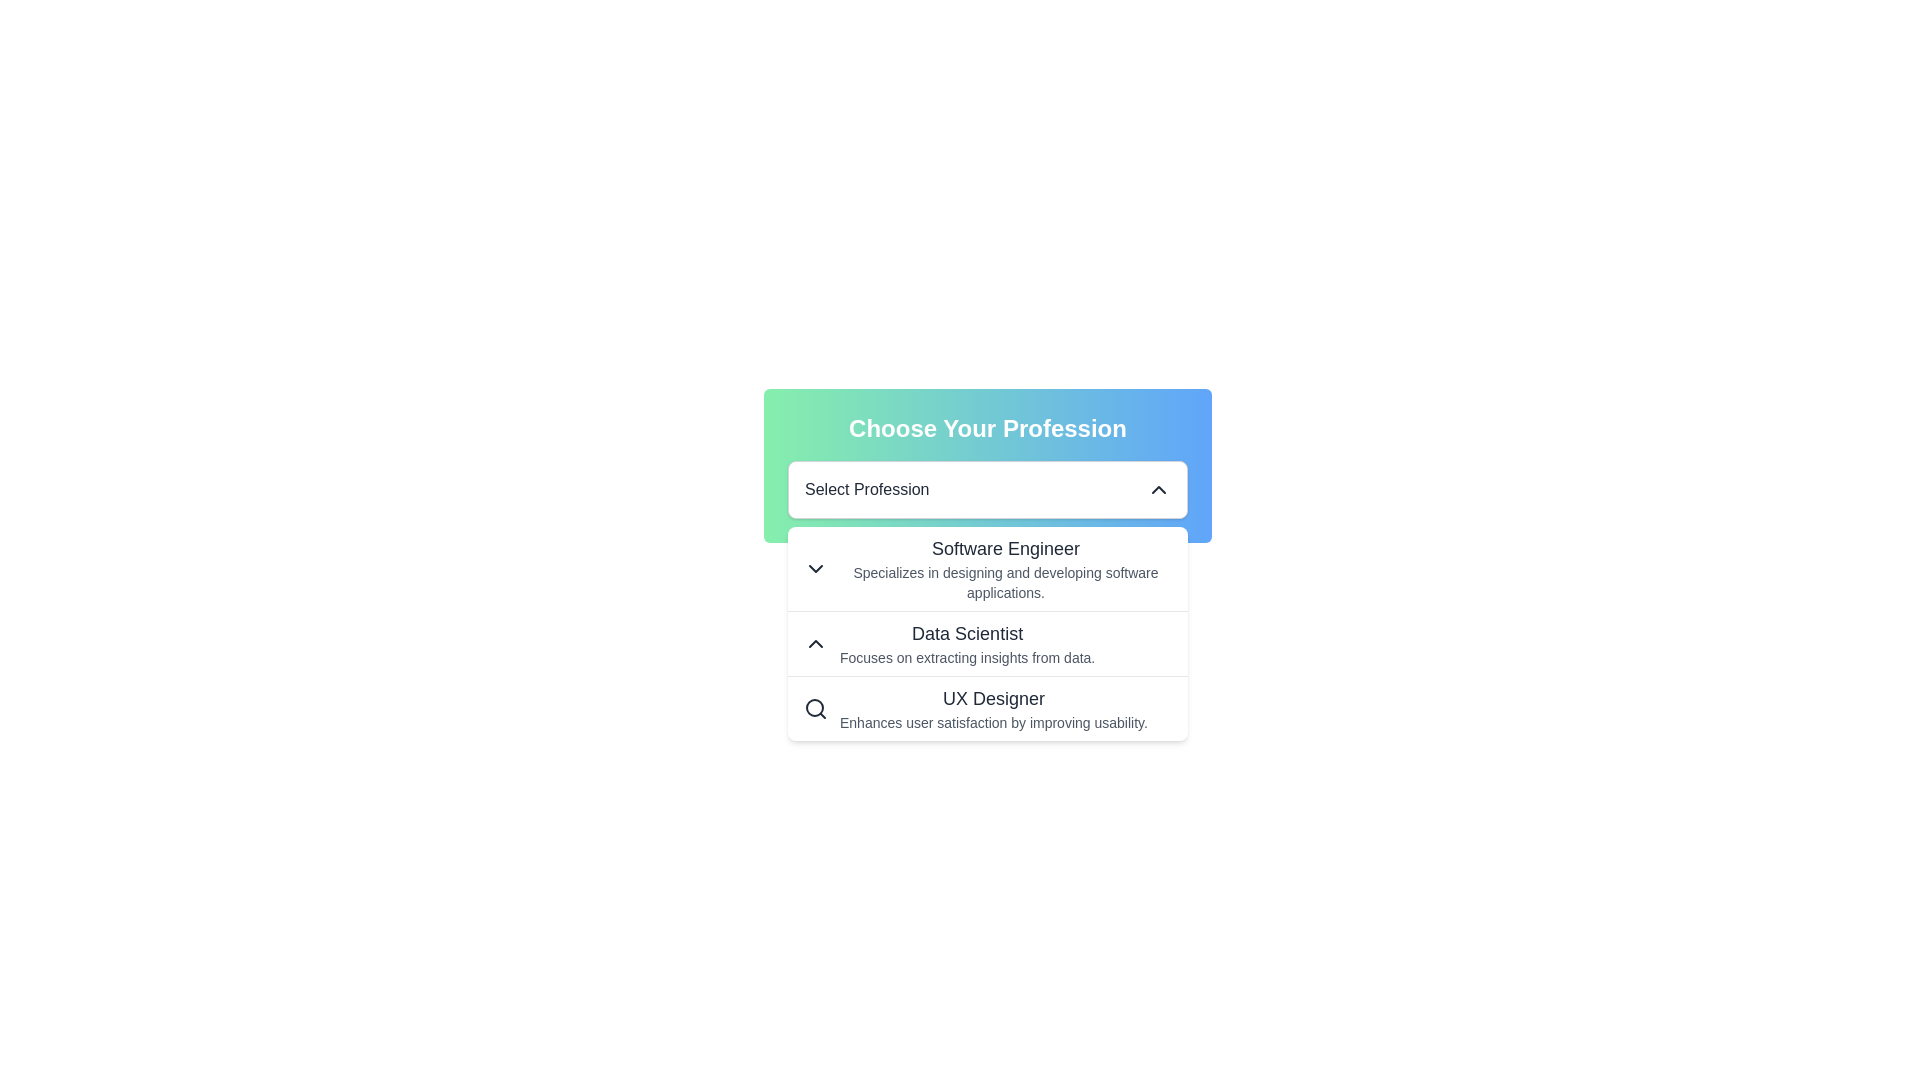 The image size is (1920, 1080). I want to click on the collapsible icon located to the left of the 'Data Scientist' label, so click(816, 644).